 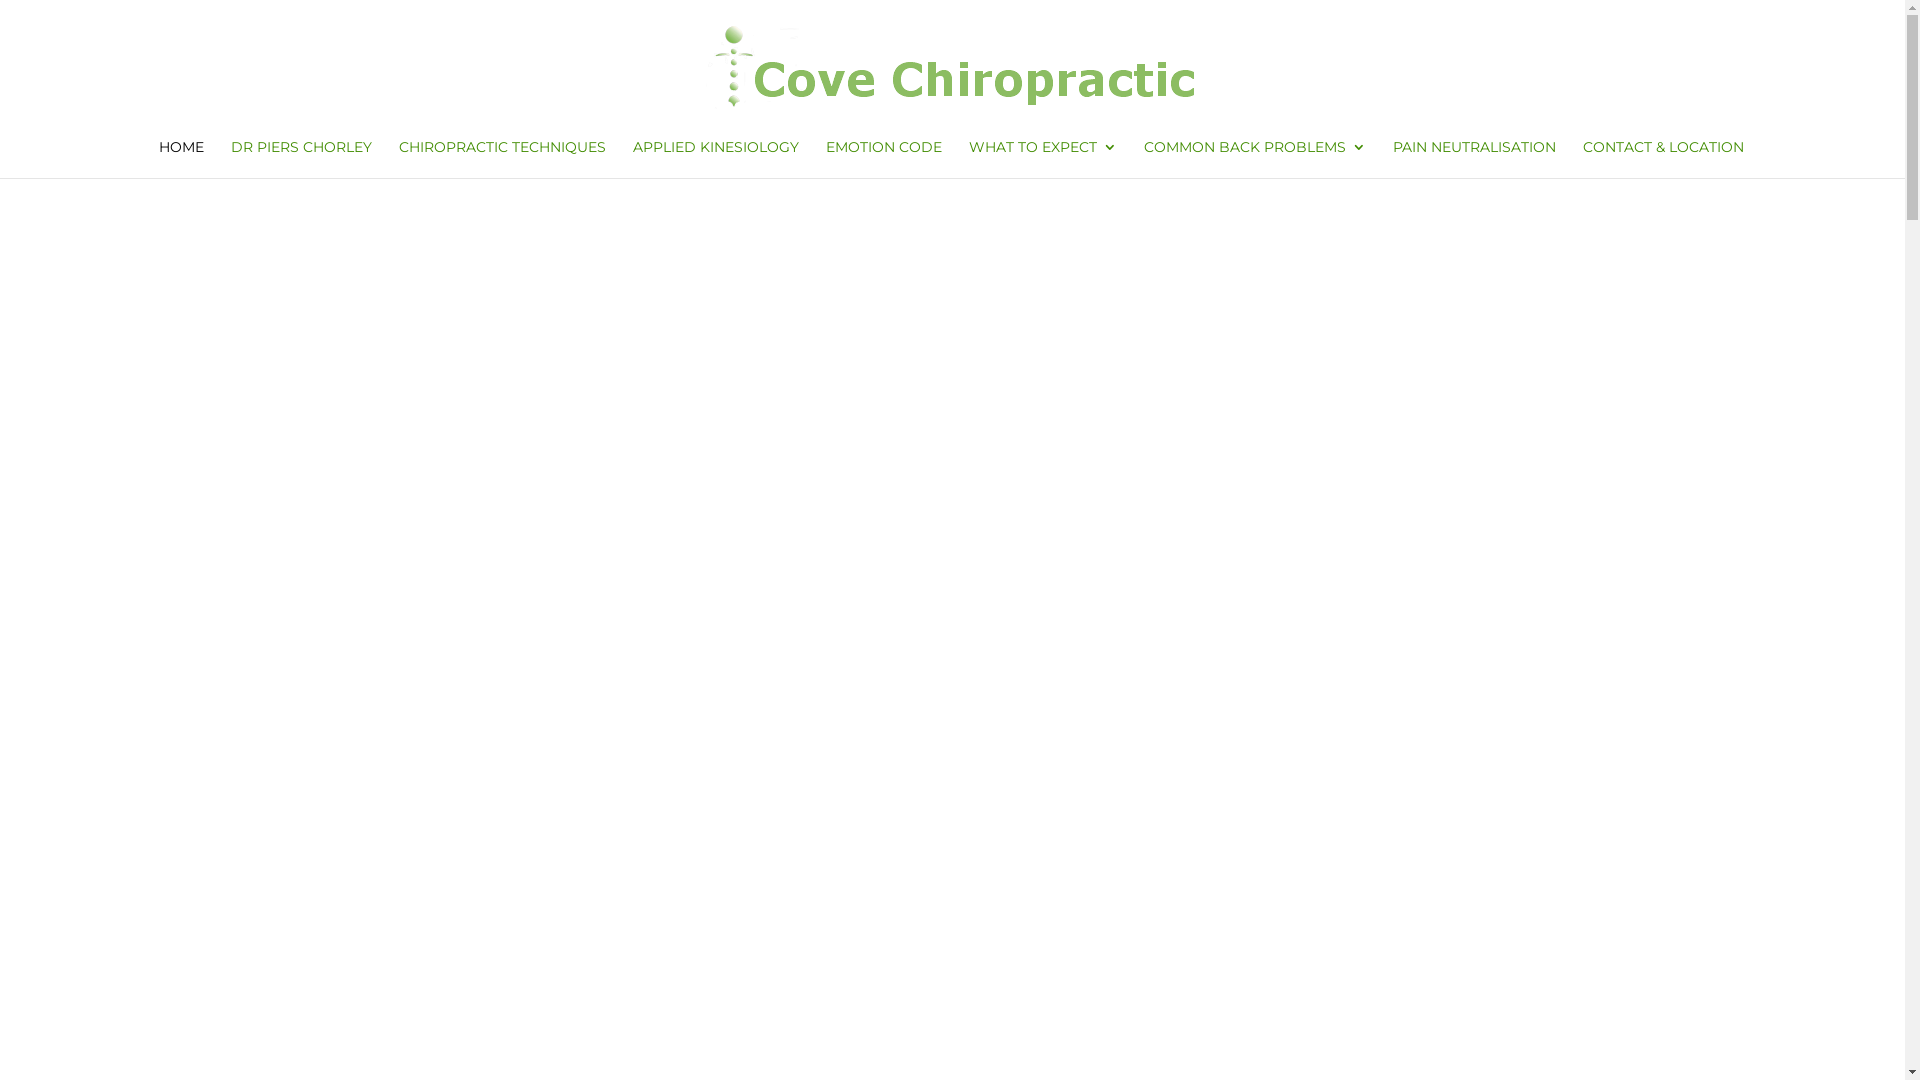 What do you see at coordinates (502, 157) in the screenshot?
I see `'CHIROPRACTIC TECHNIQUES'` at bounding box center [502, 157].